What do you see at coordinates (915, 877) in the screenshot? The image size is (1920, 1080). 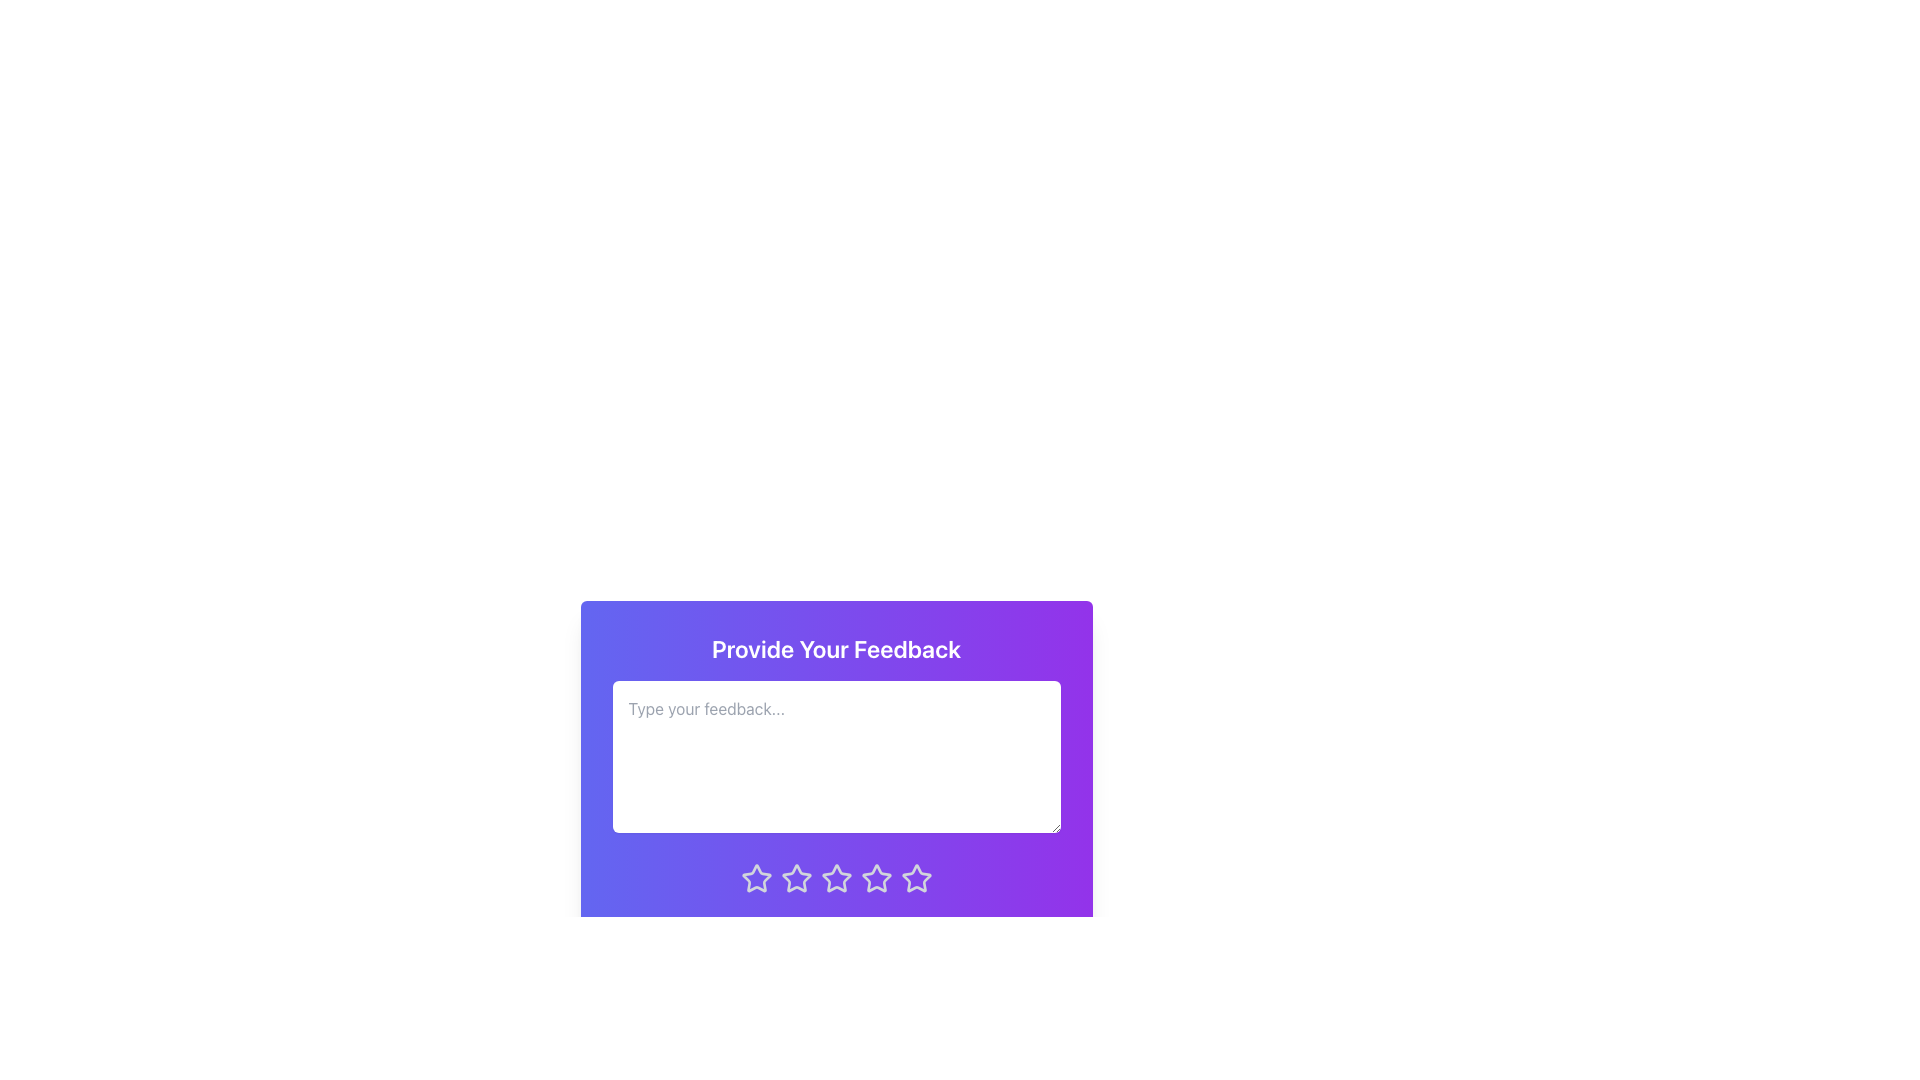 I see `the fifth star icon used for ratings, located below the 'Provide Your Feedback' text area` at bounding box center [915, 877].